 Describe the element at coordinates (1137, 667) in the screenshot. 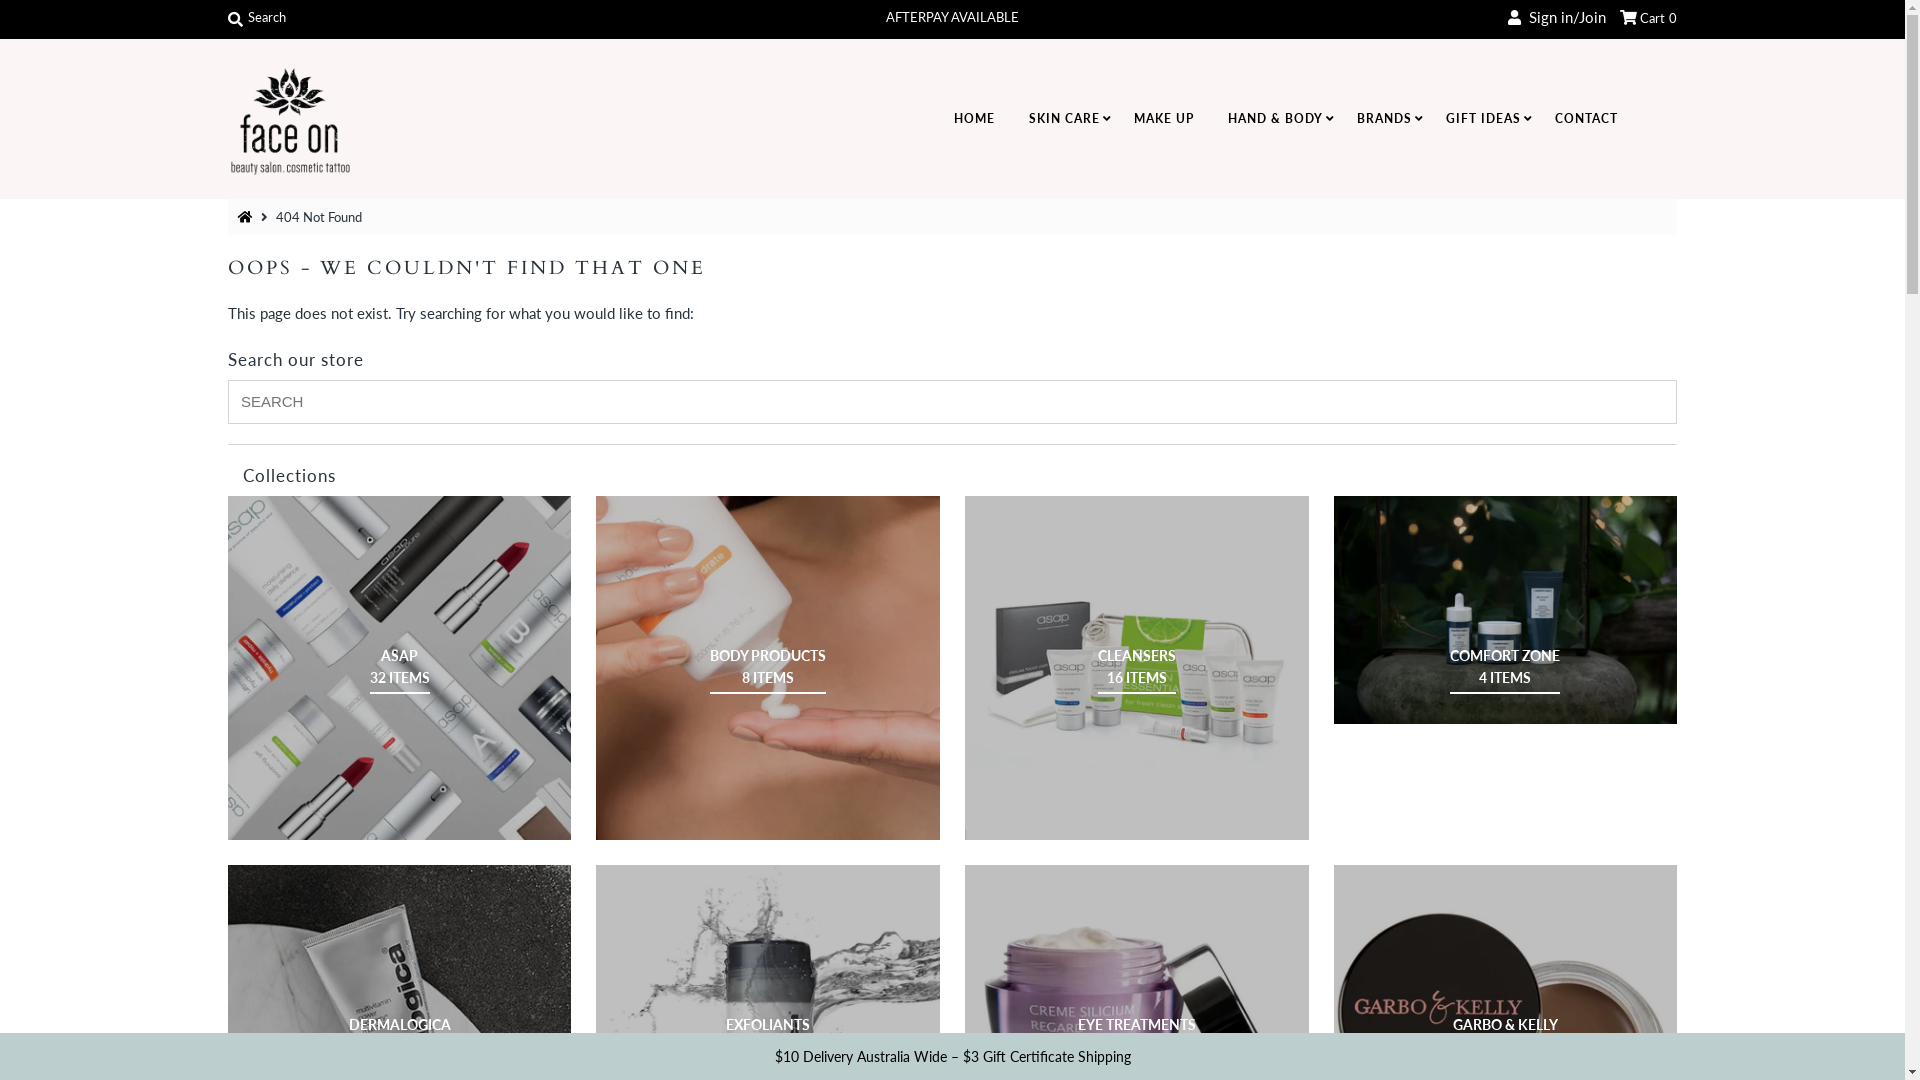

I see `'Cleansers'` at that location.